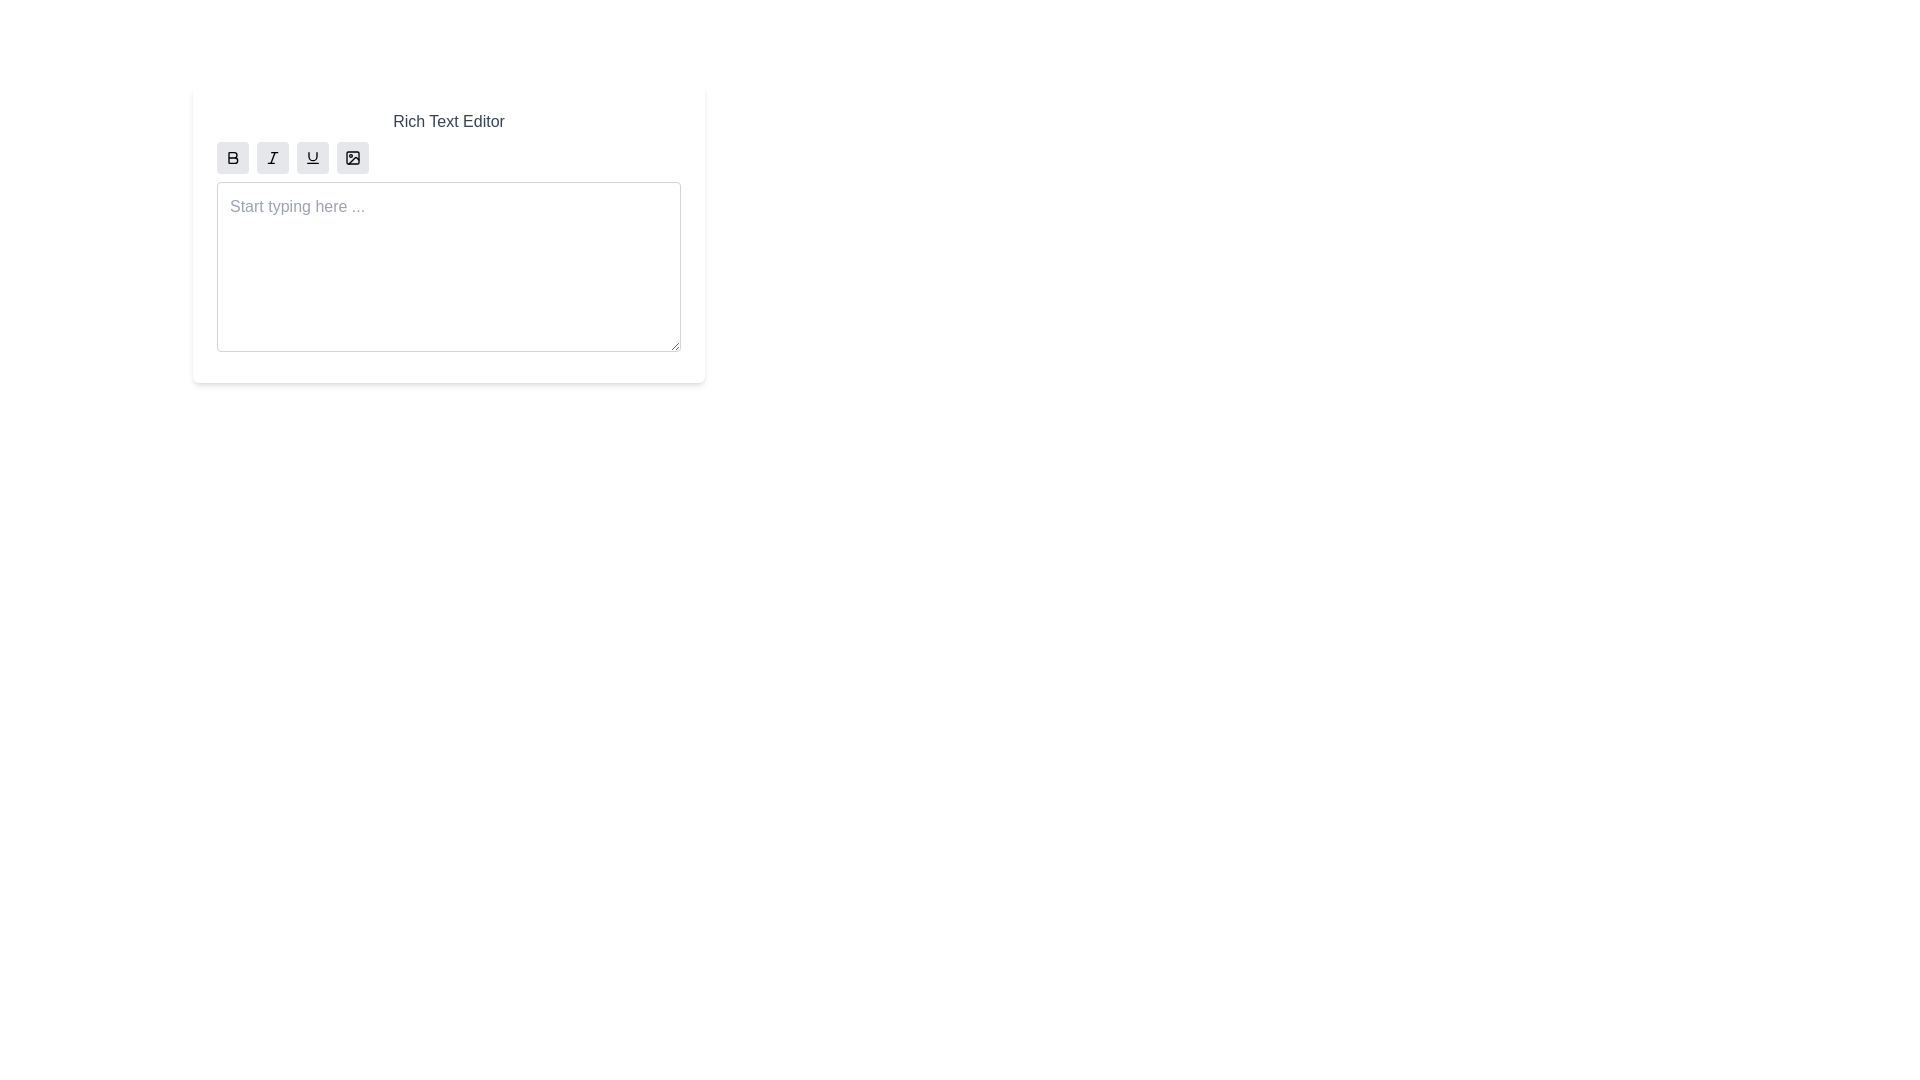  Describe the element at coordinates (233, 157) in the screenshot. I see `the 'Bold' formatting button, which is the first icon in the horizontal row of formatting buttons above the text input area of the editor, to apply bold styling to the selected text` at that location.